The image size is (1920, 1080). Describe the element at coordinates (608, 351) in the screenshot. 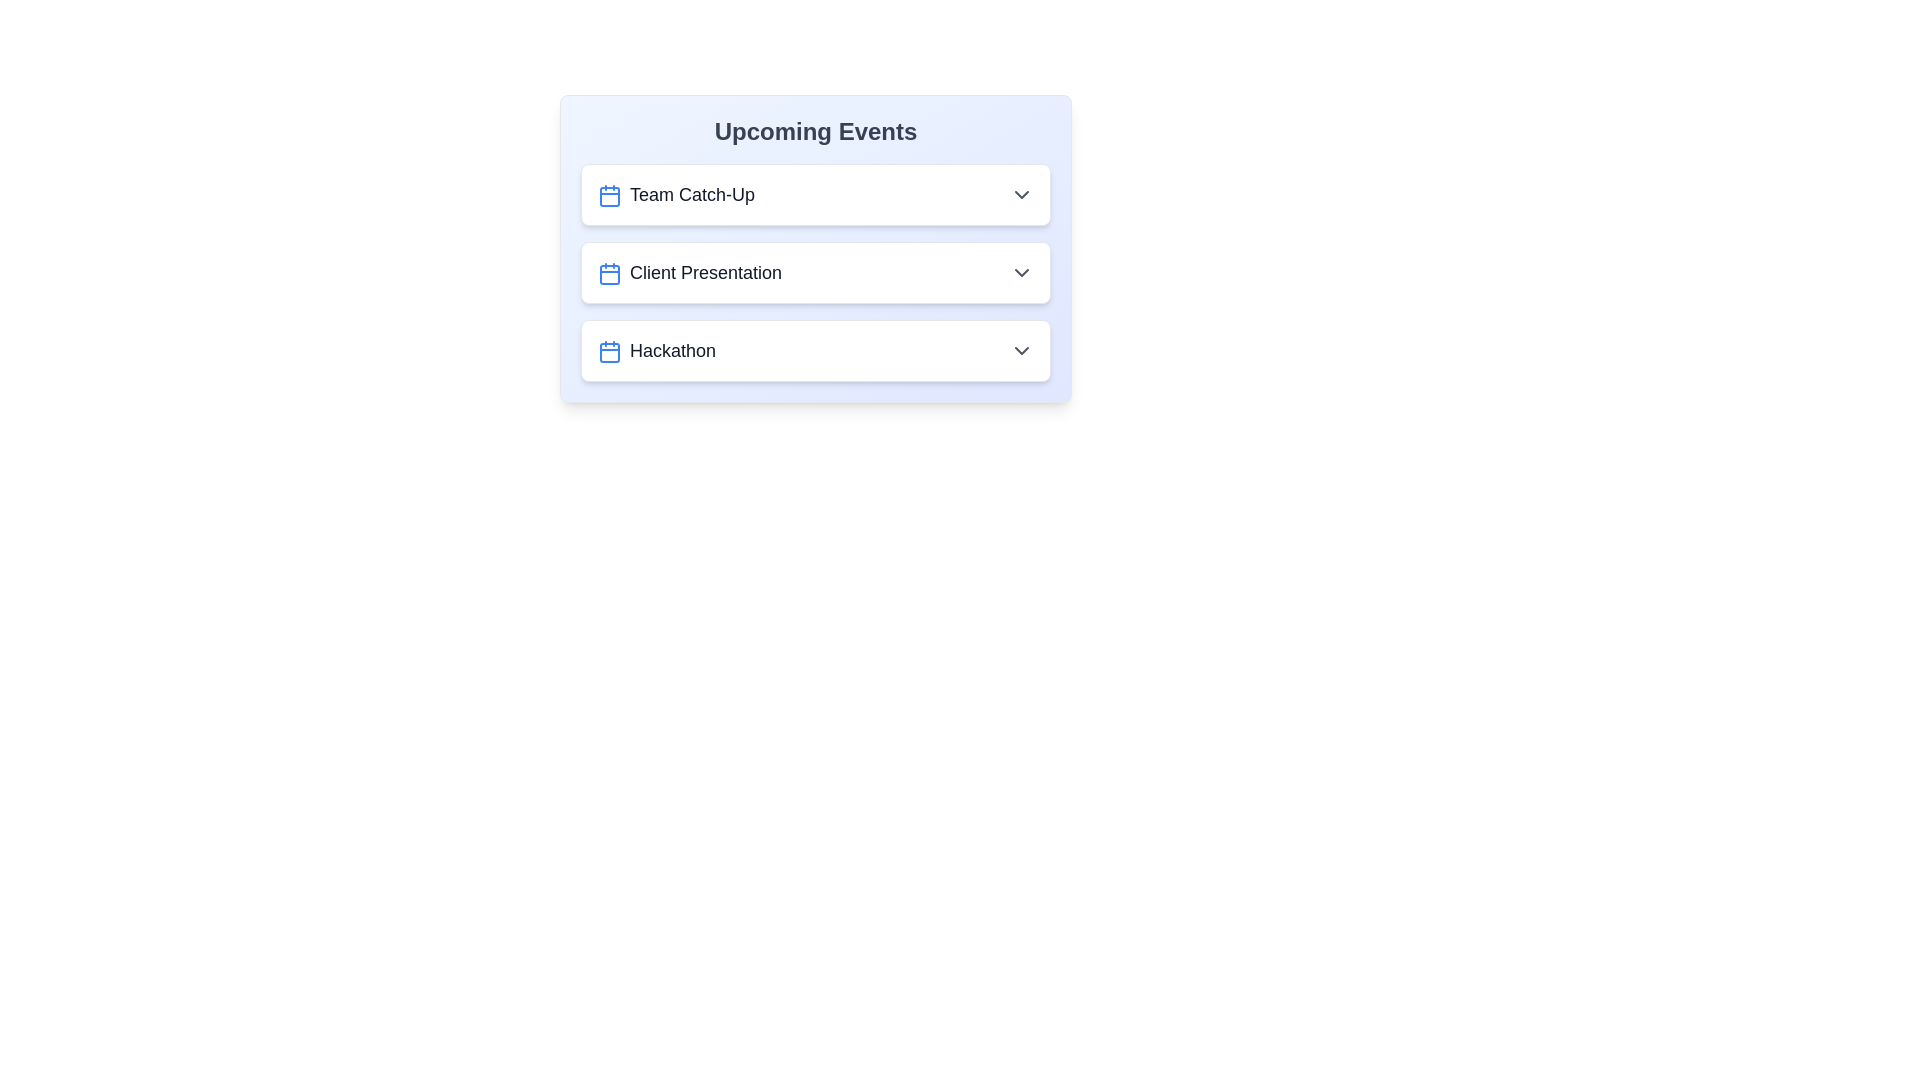

I see `the calendar icon for the event Hackathon` at that location.